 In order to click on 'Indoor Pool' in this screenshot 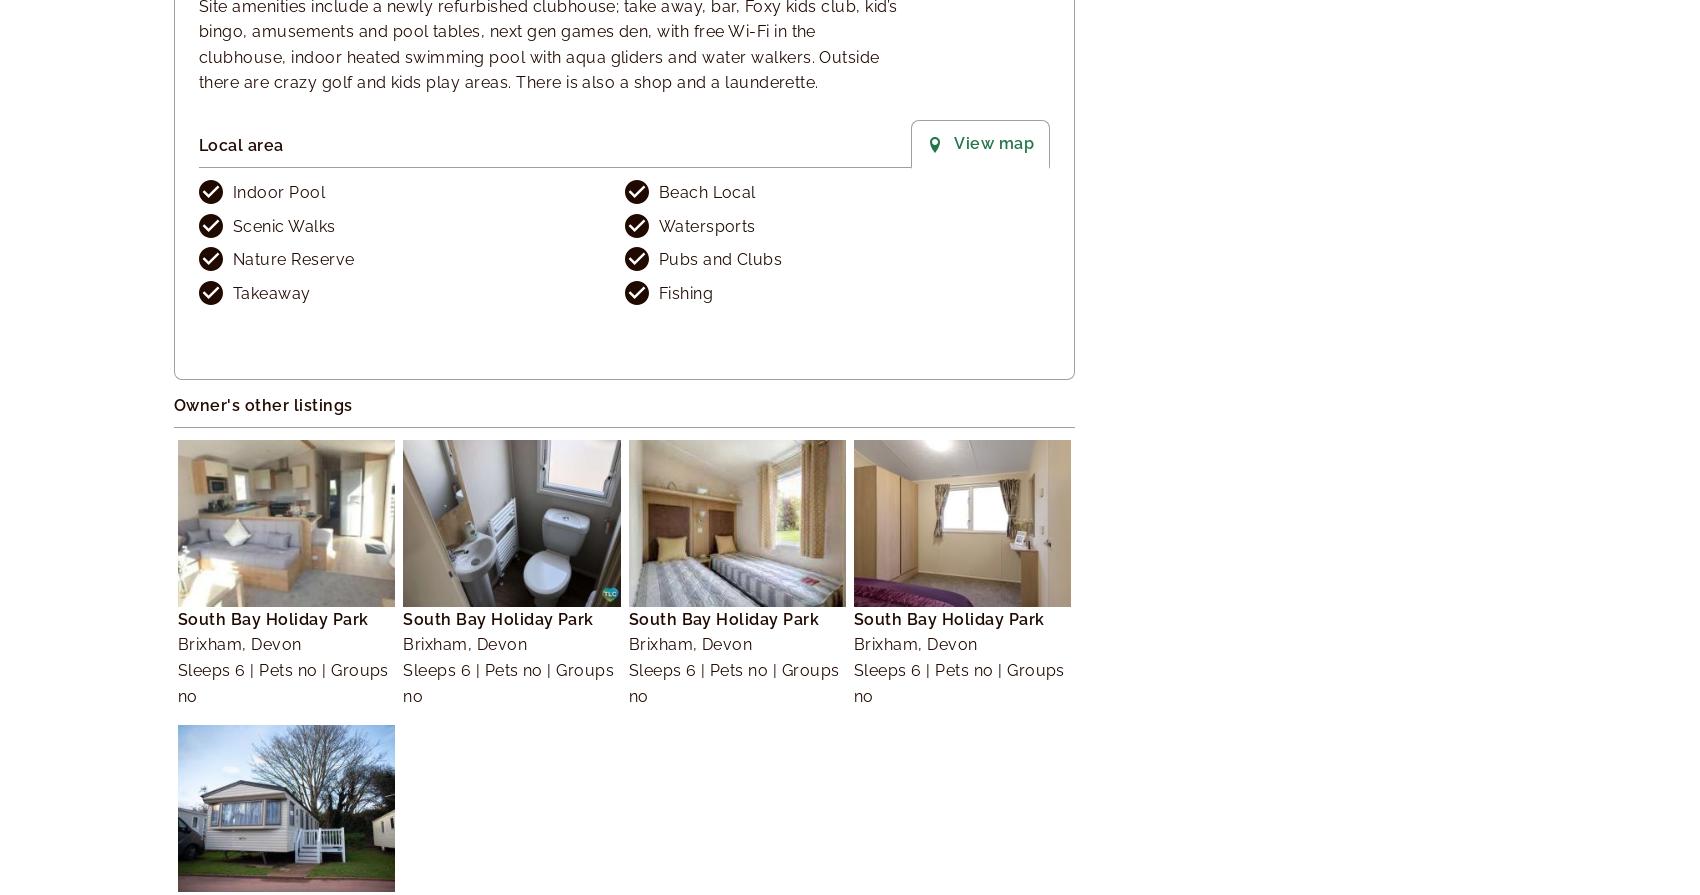, I will do `click(278, 192)`.